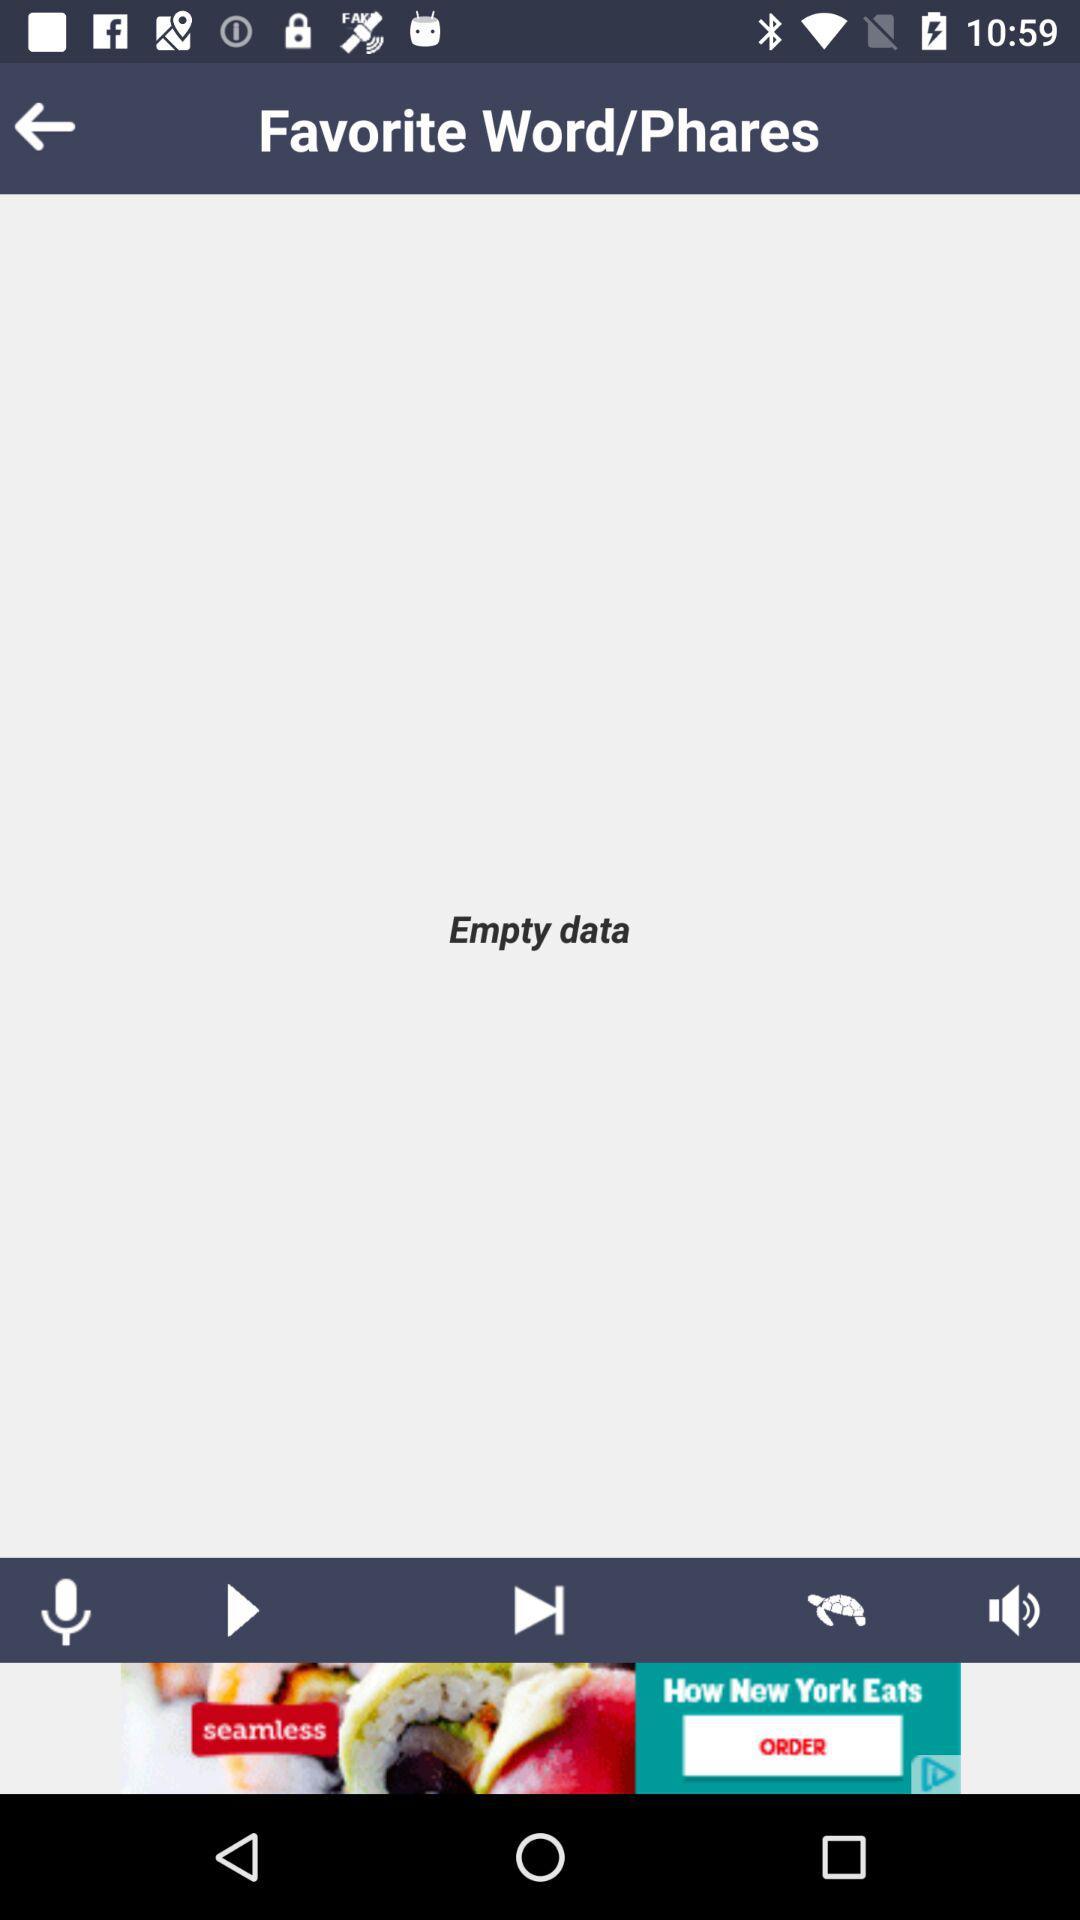 This screenshot has width=1080, height=1920. Describe the element at coordinates (836, 1610) in the screenshot. I see `slow mode activation` at that location.